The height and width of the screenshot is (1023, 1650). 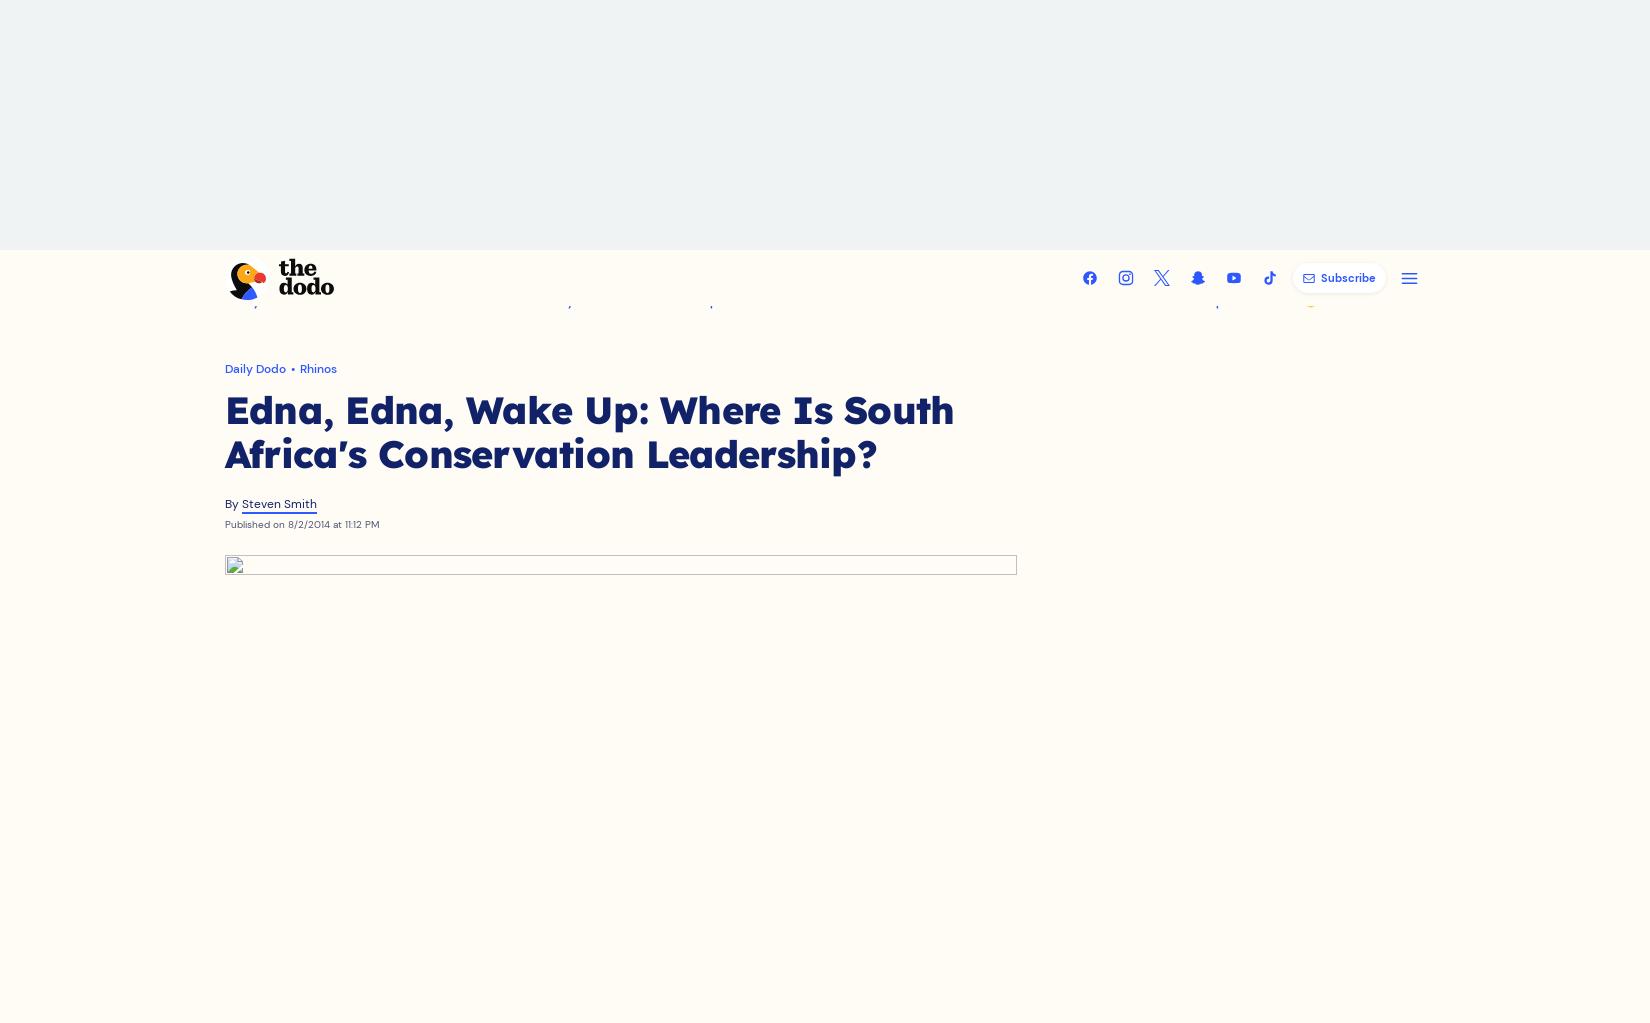 What do you see at coordinates (538, 322) in the screenshot?
I see `'Family Fun'` at bounding box center [538, 322].